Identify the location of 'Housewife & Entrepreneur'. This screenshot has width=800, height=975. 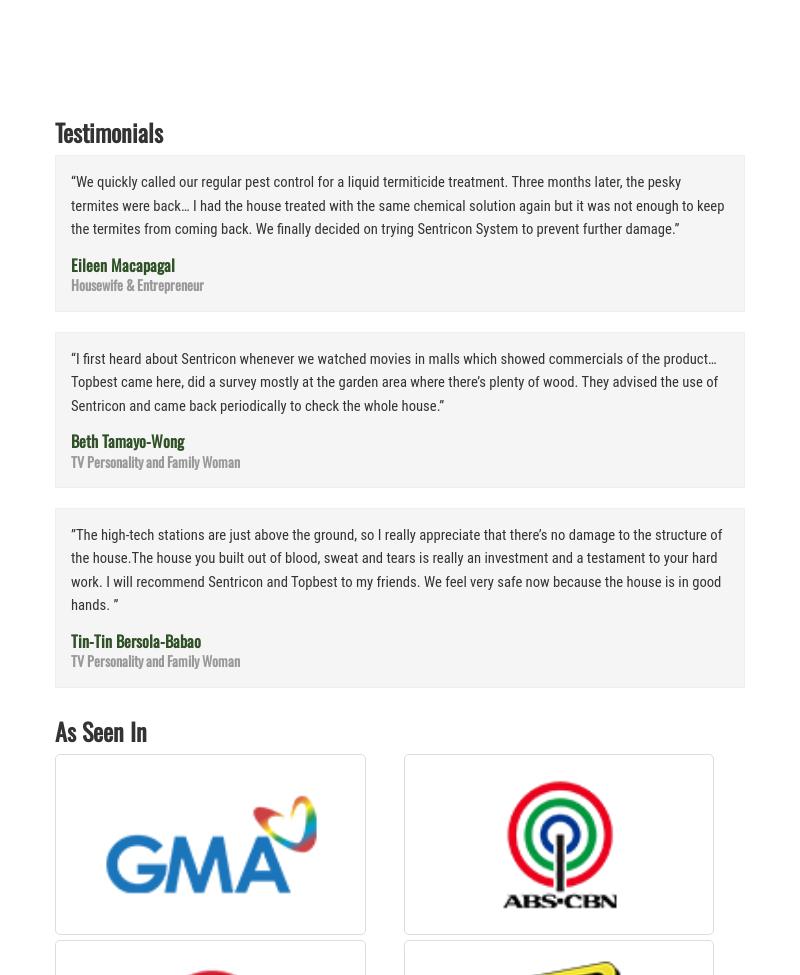
(137, 284).